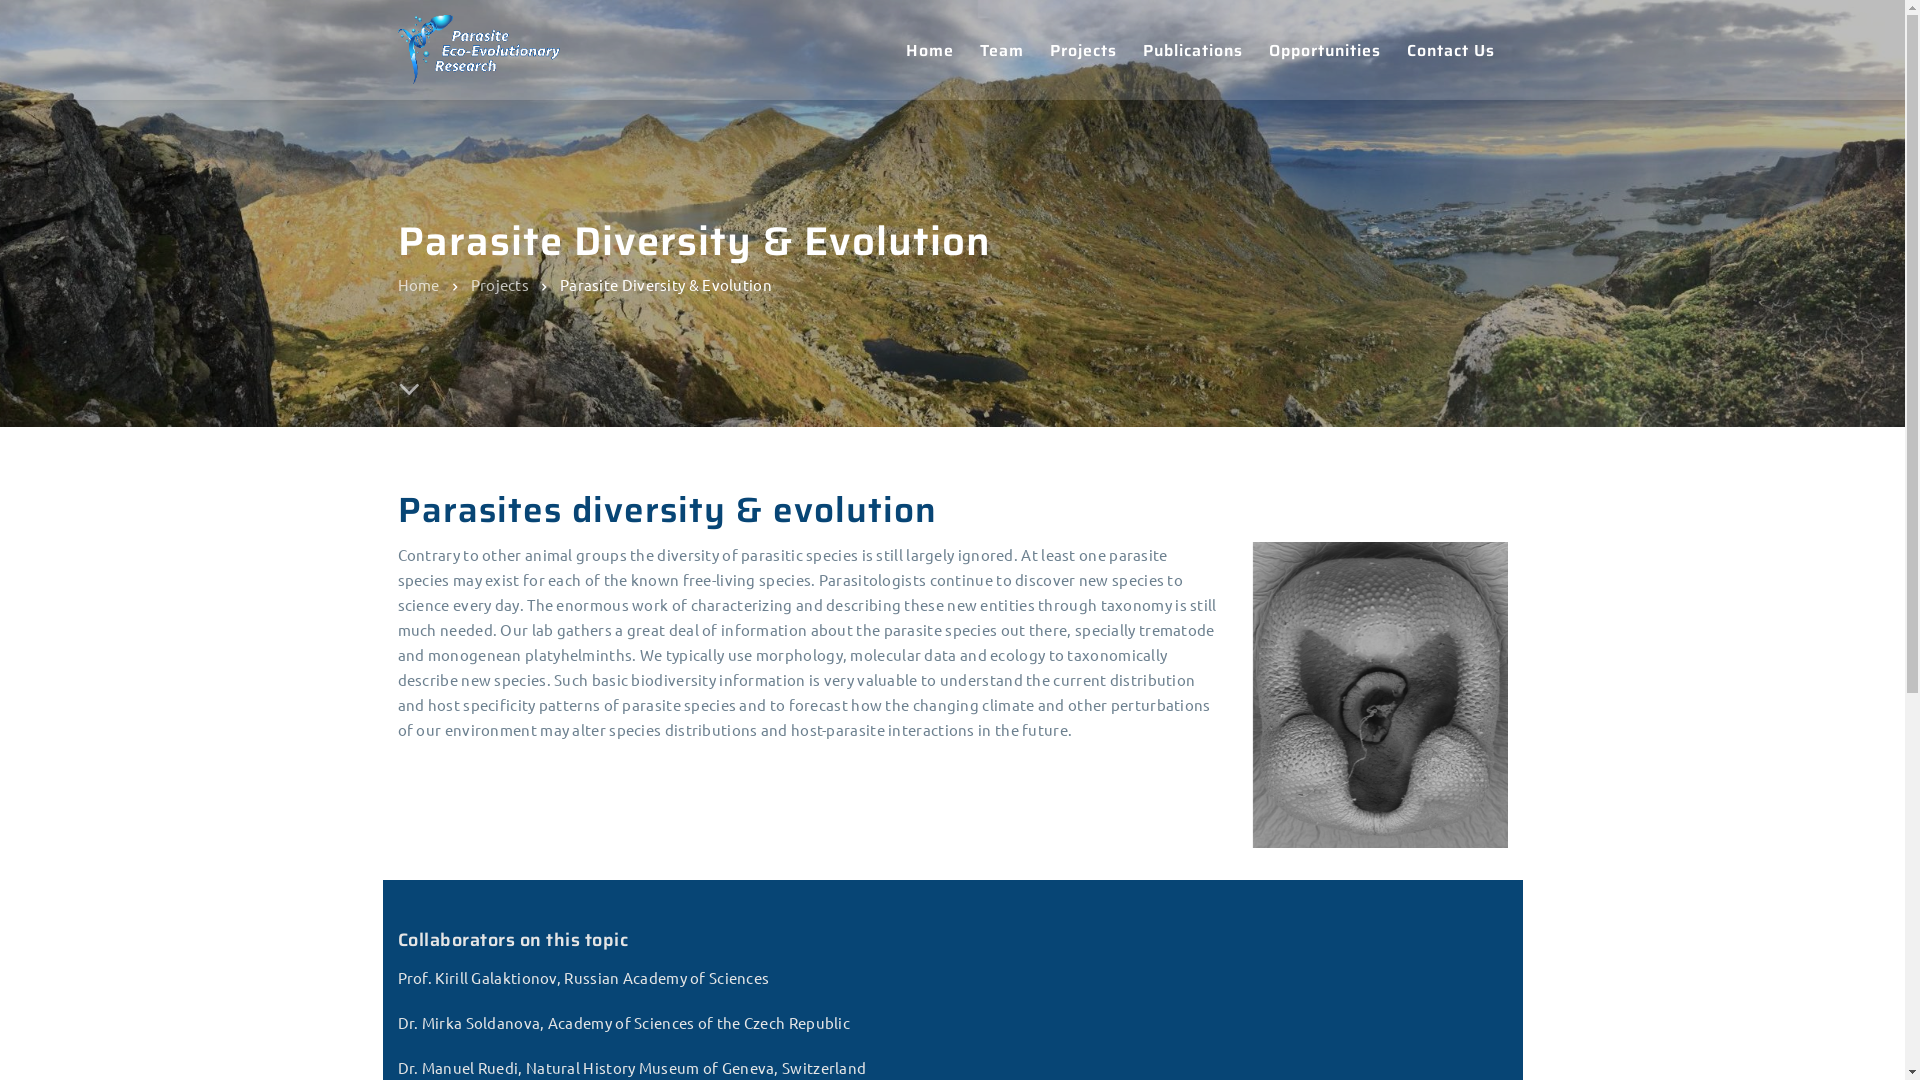  What do you see at coordinates (813, 786) in the screenshot?
I see `'Team'` at bounding box center [813, 786].